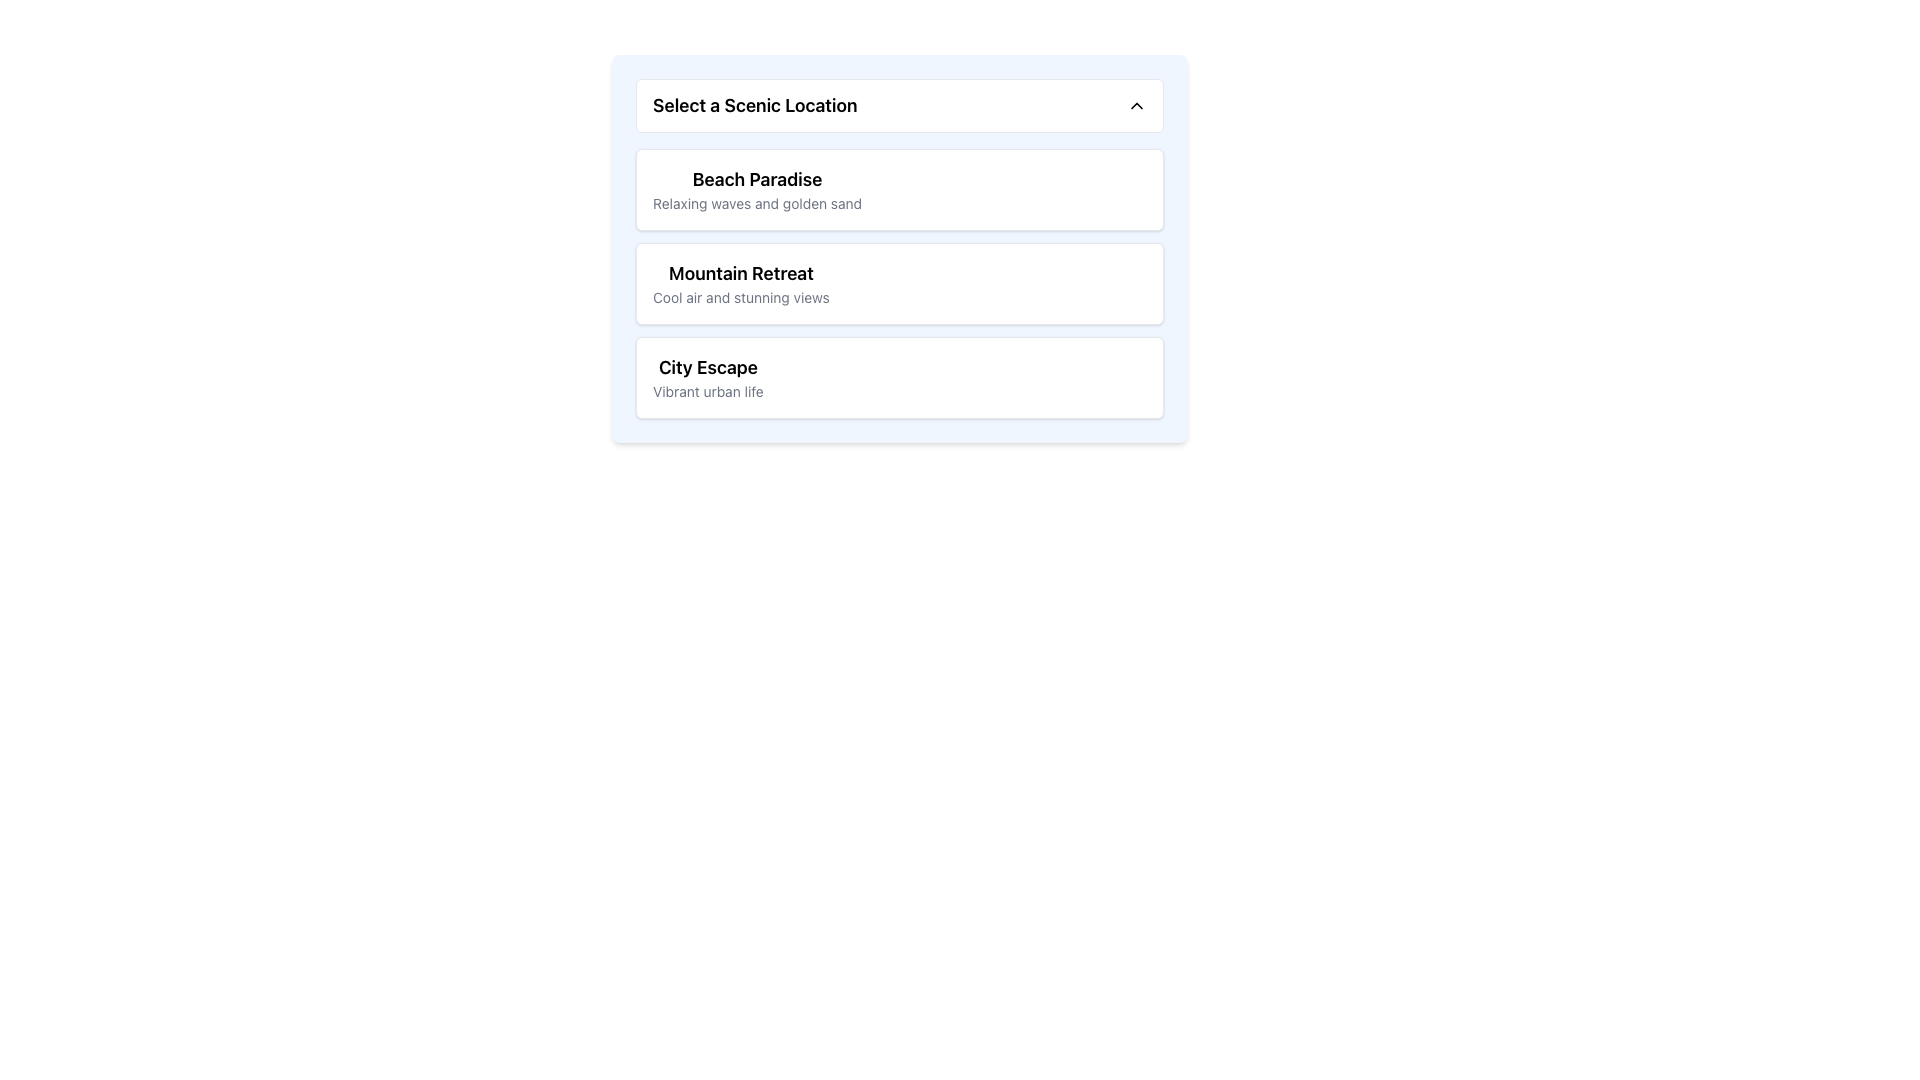 The height and width of the screenshot is (1080, 1920). Describe the element at coordinates (708, 367) in the screenshot. I see `title text label displaying 'City Escape', which is styled with a bold font and larger size, positioned at the center coordinates` at that location.